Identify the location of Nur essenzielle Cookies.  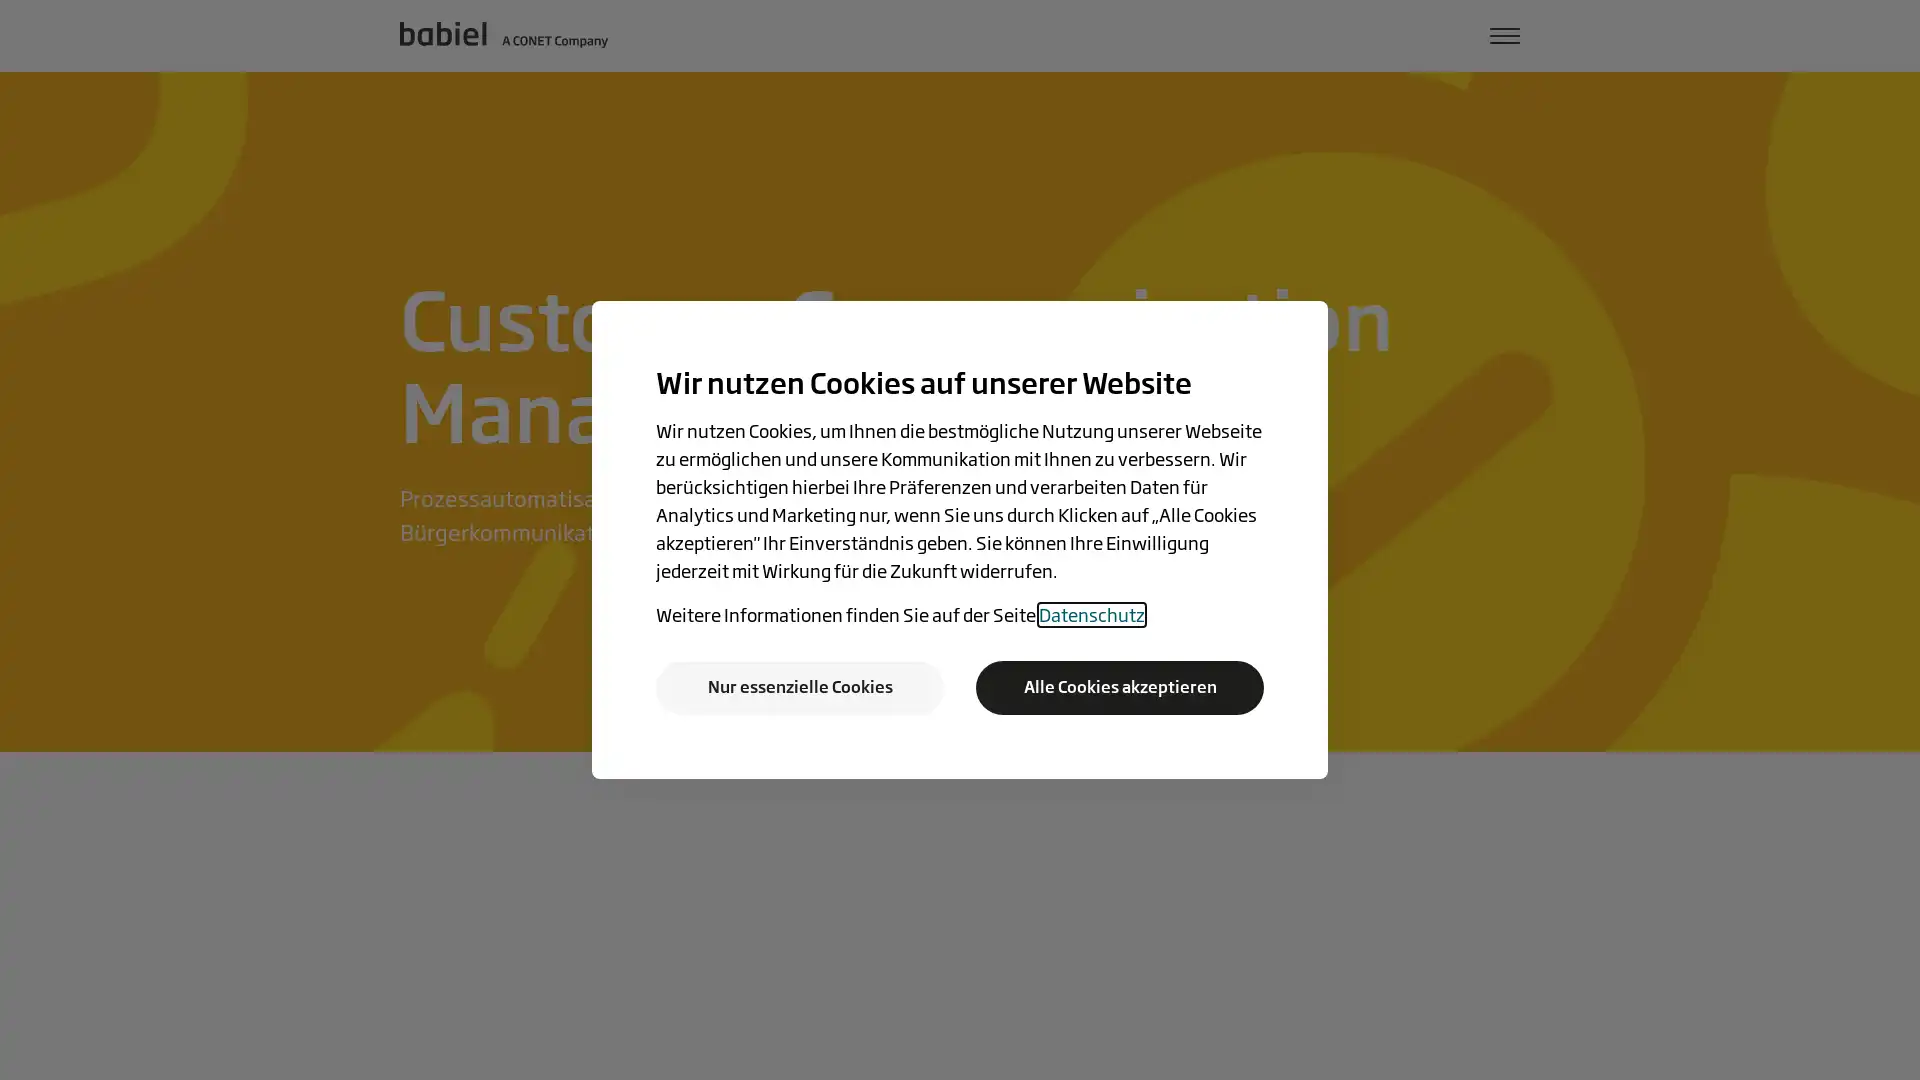
(800, 686).